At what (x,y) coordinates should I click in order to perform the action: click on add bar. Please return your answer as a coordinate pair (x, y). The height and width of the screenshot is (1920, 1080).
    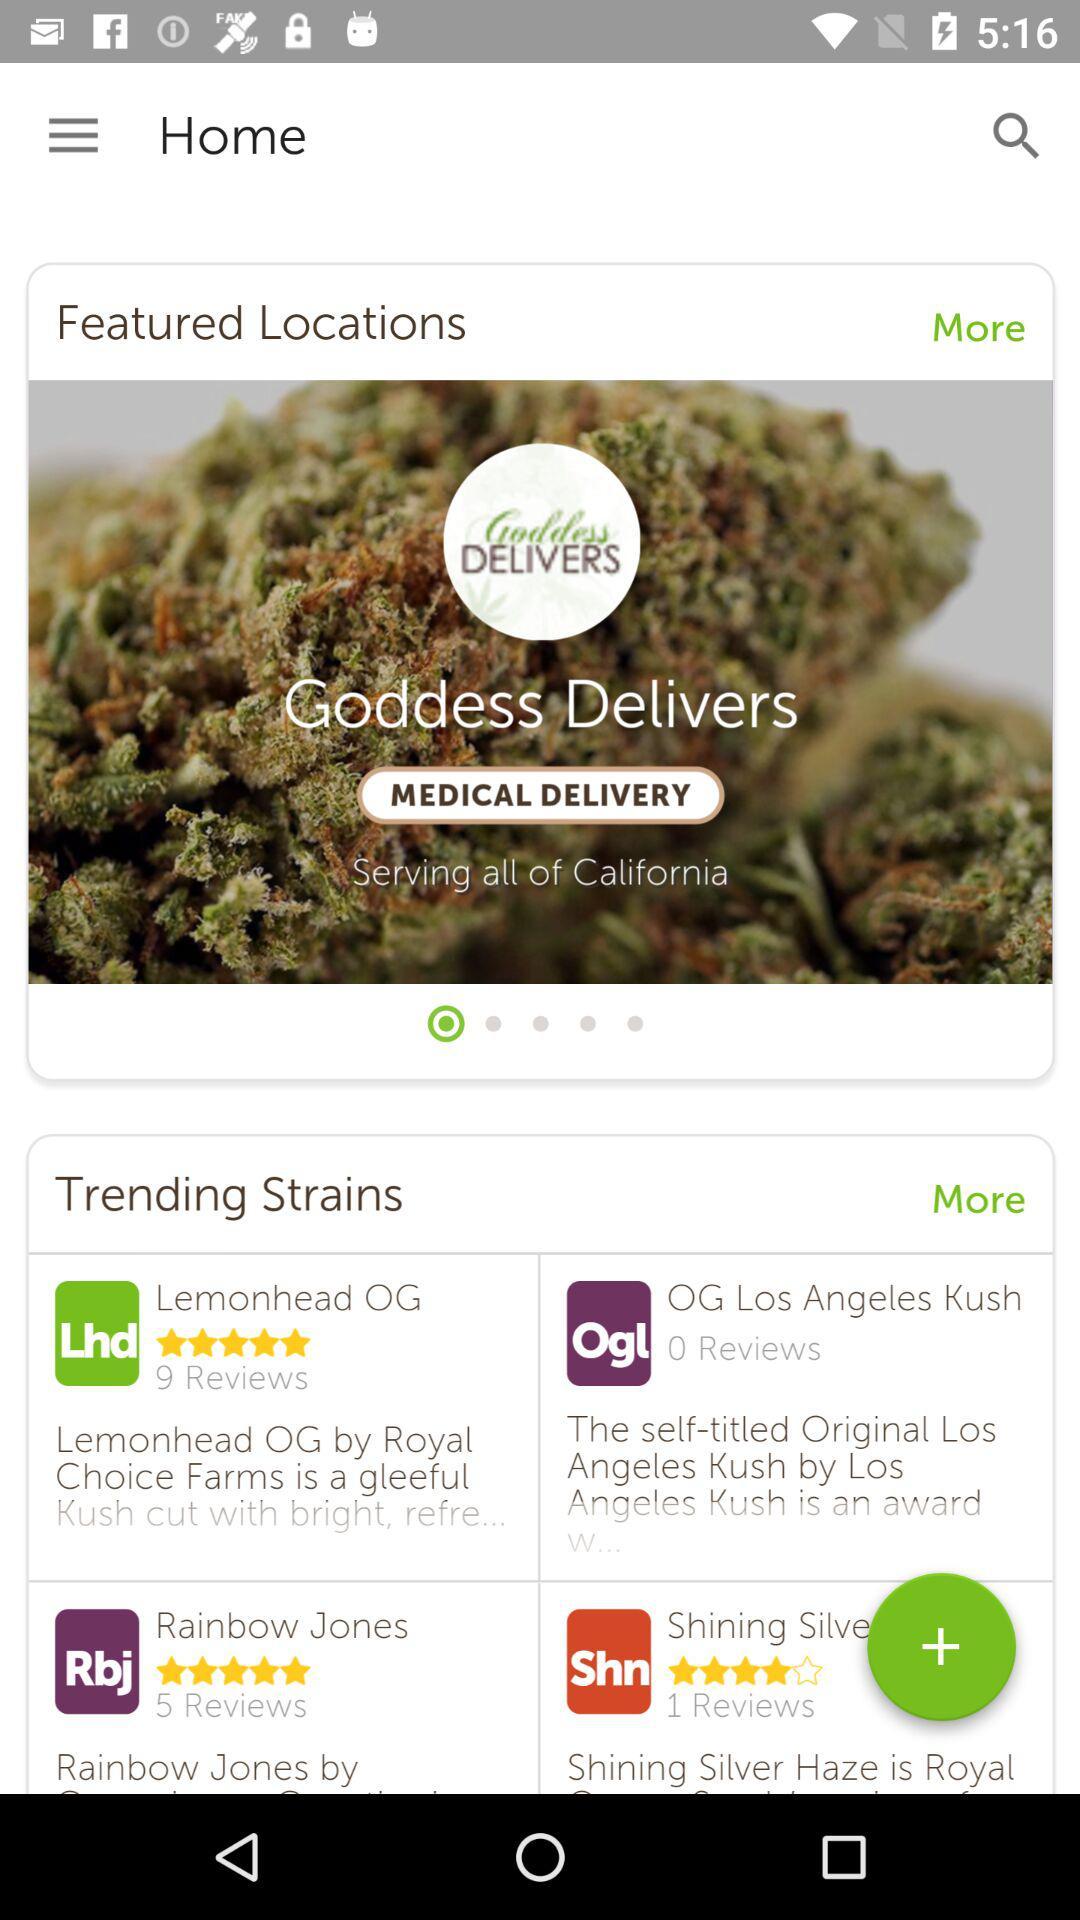
    Looking at the image, I should click on (941, 1654).